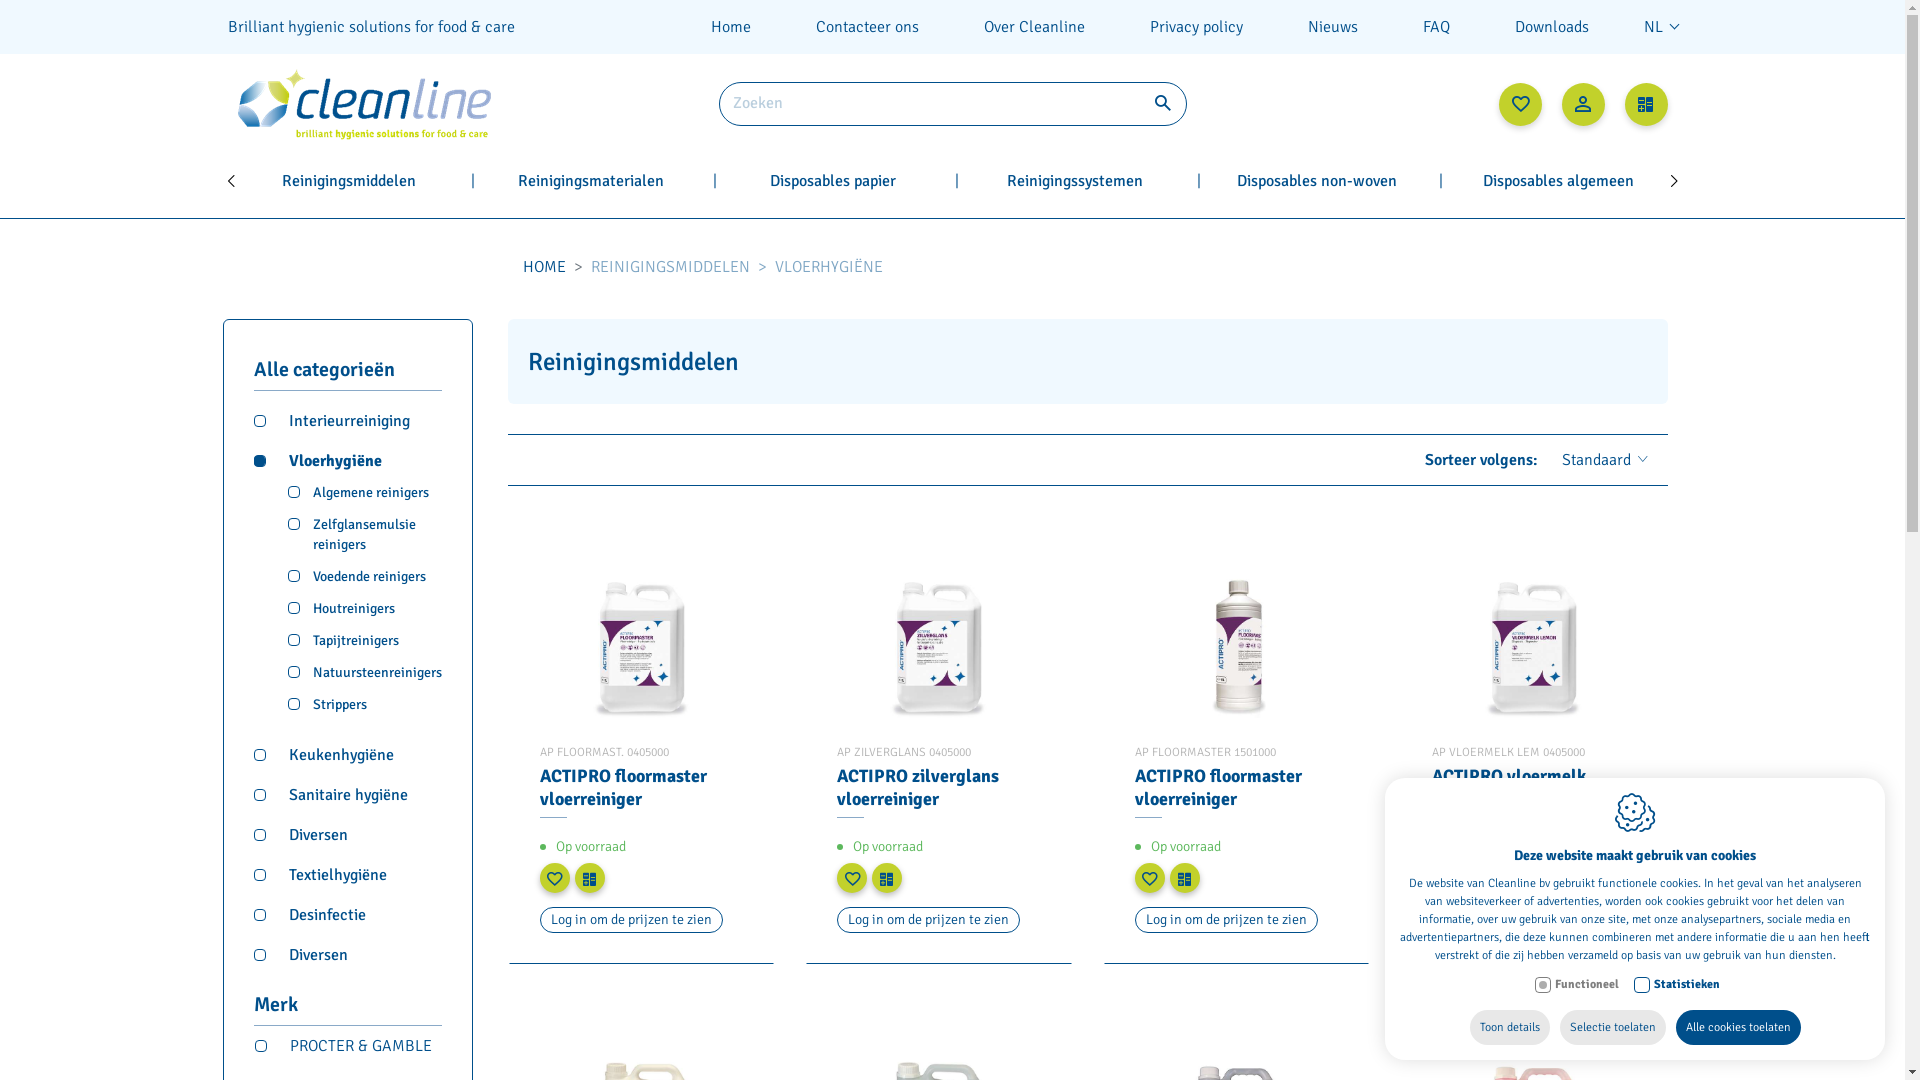 The height and width of the screenshot is (1080, 1920). What do you see at coordinates (364, 486) in the screenshot?
I see `'Algemene reinigers'` at bounding box center [364, 486].